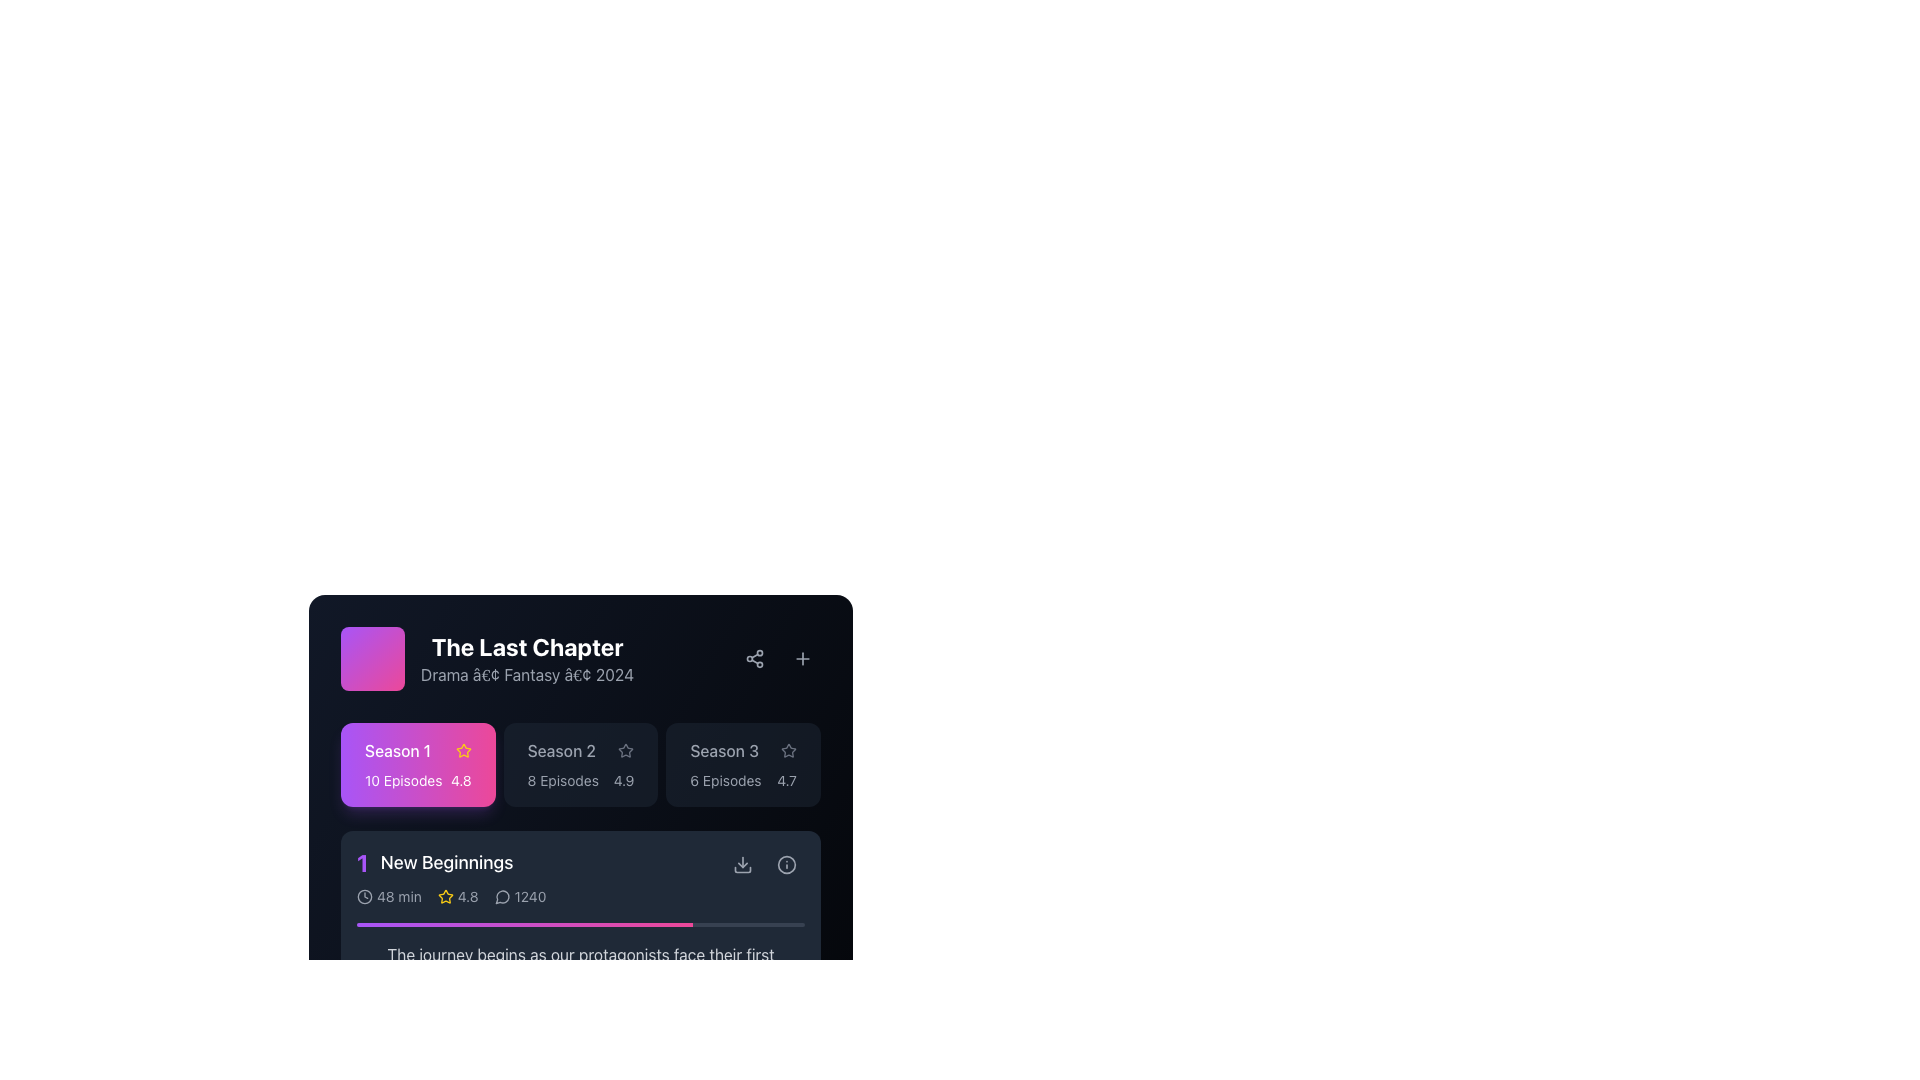 Image resolution: width=1920 pixels, height=1080 pixels. Describe the element at coordinates (520, 896) in the screenshot. I see `the informational display with the speech bubble icon showing '1240' comments` at that location.